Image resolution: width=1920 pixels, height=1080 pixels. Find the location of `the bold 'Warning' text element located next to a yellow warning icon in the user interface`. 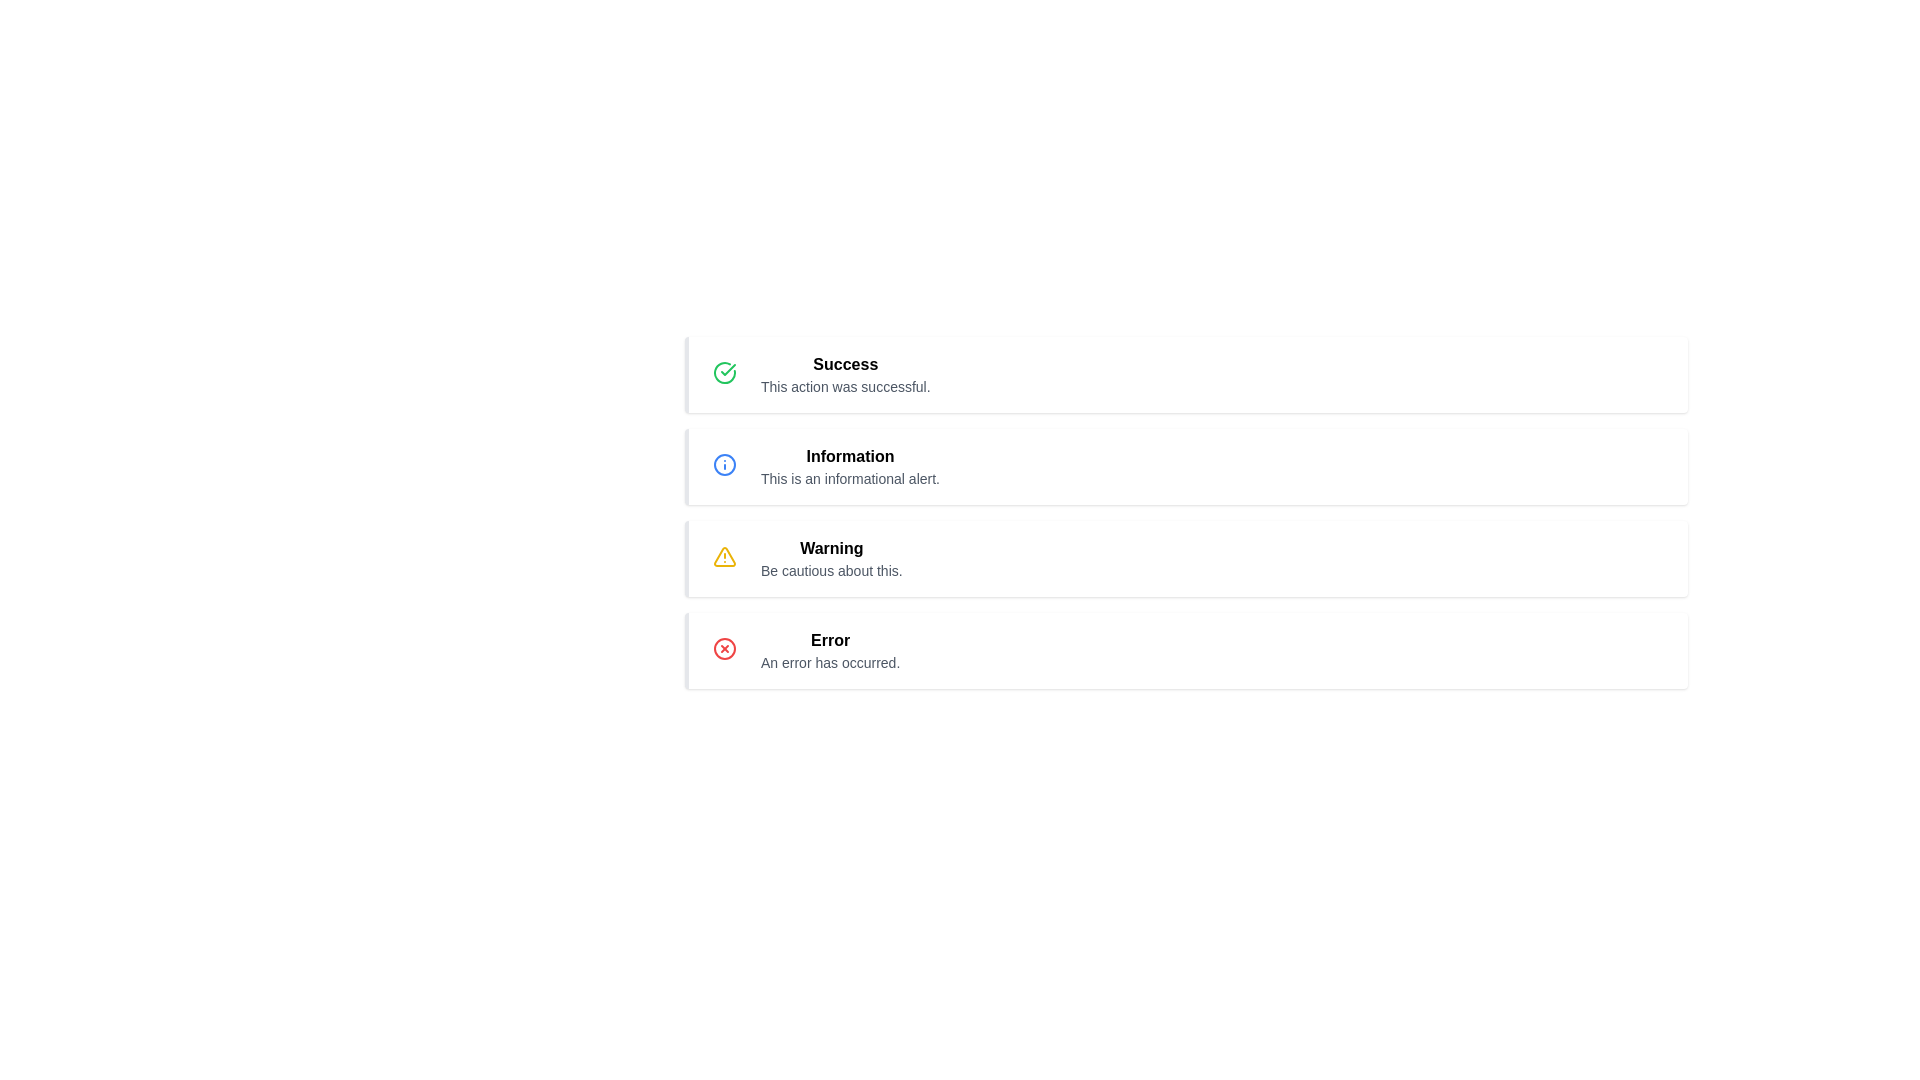

the bold 'Warning' text element located next to a yellow warning icon in the user interface is located at coordinates (831, 548).